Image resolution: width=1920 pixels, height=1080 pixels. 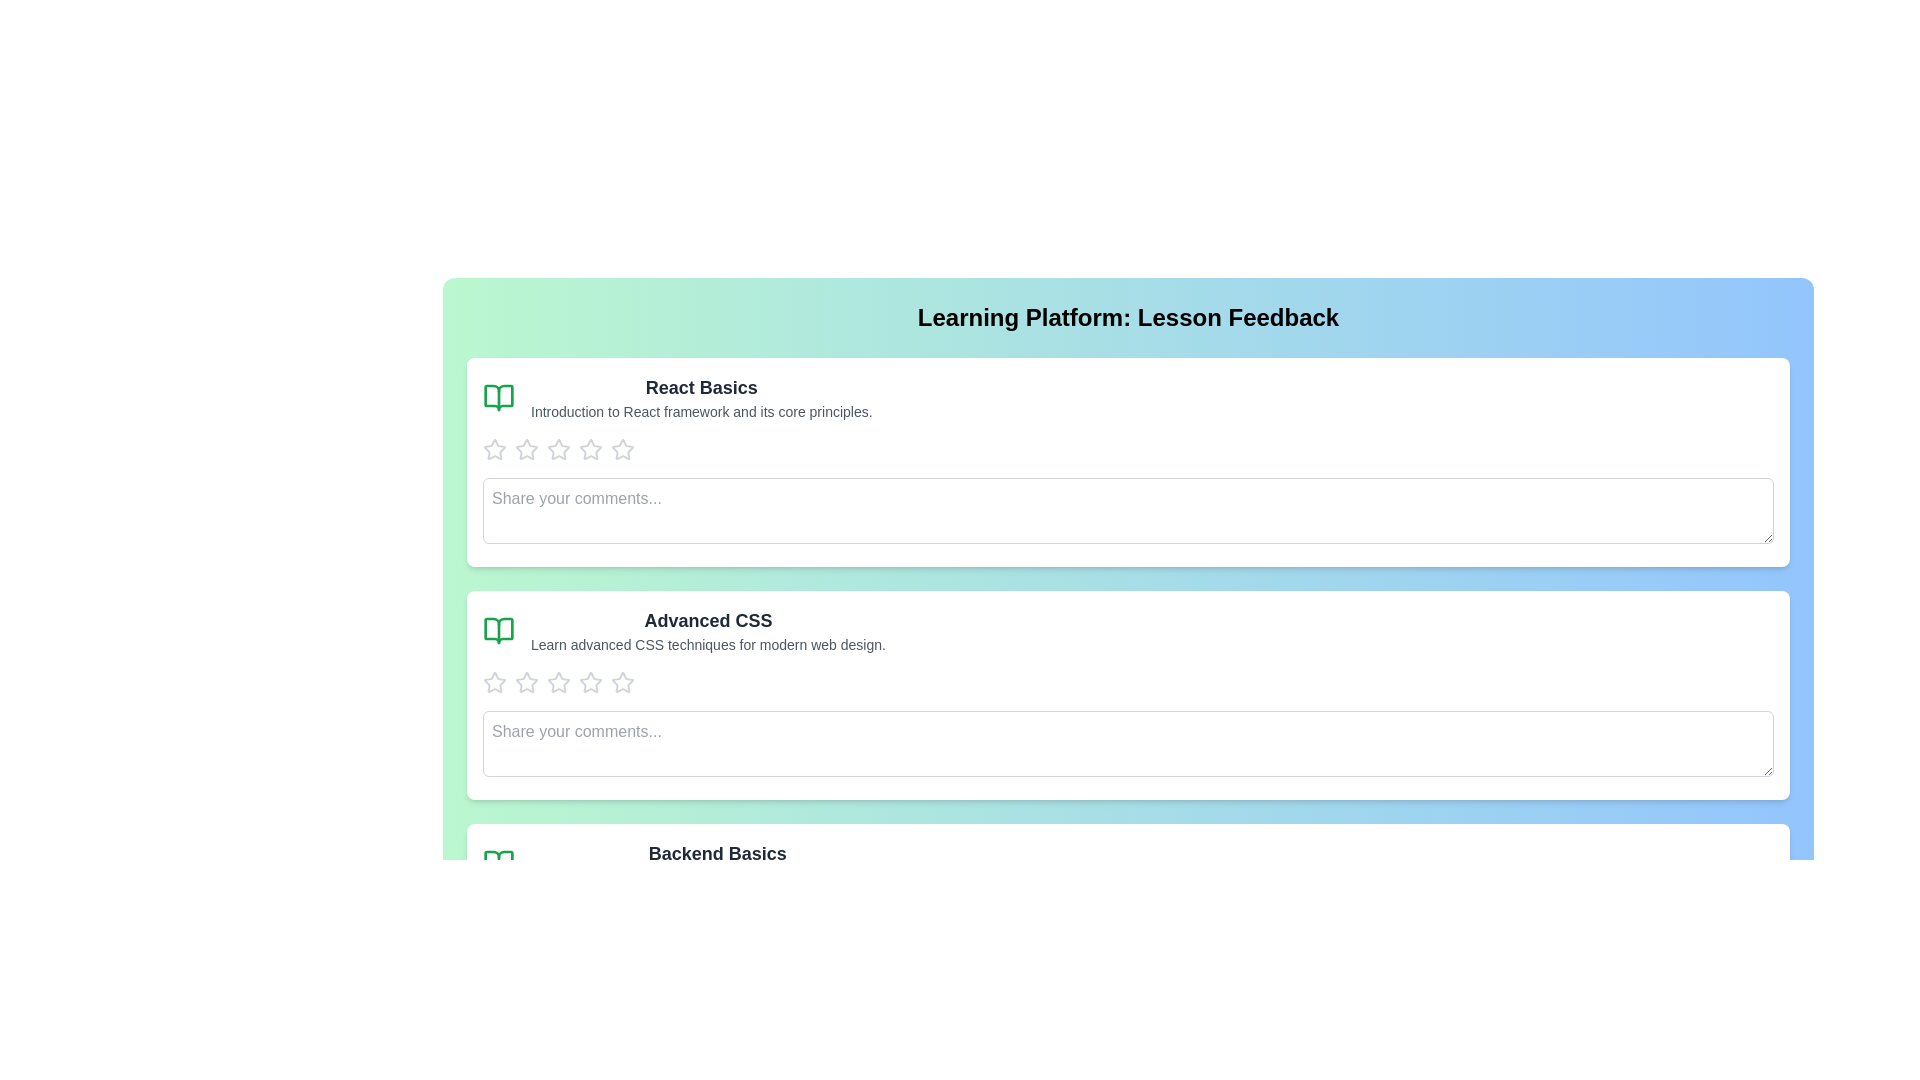 I want to click on the 'Learning Platform: Lesson Feedback' heading, so click(x=1128, y=316).